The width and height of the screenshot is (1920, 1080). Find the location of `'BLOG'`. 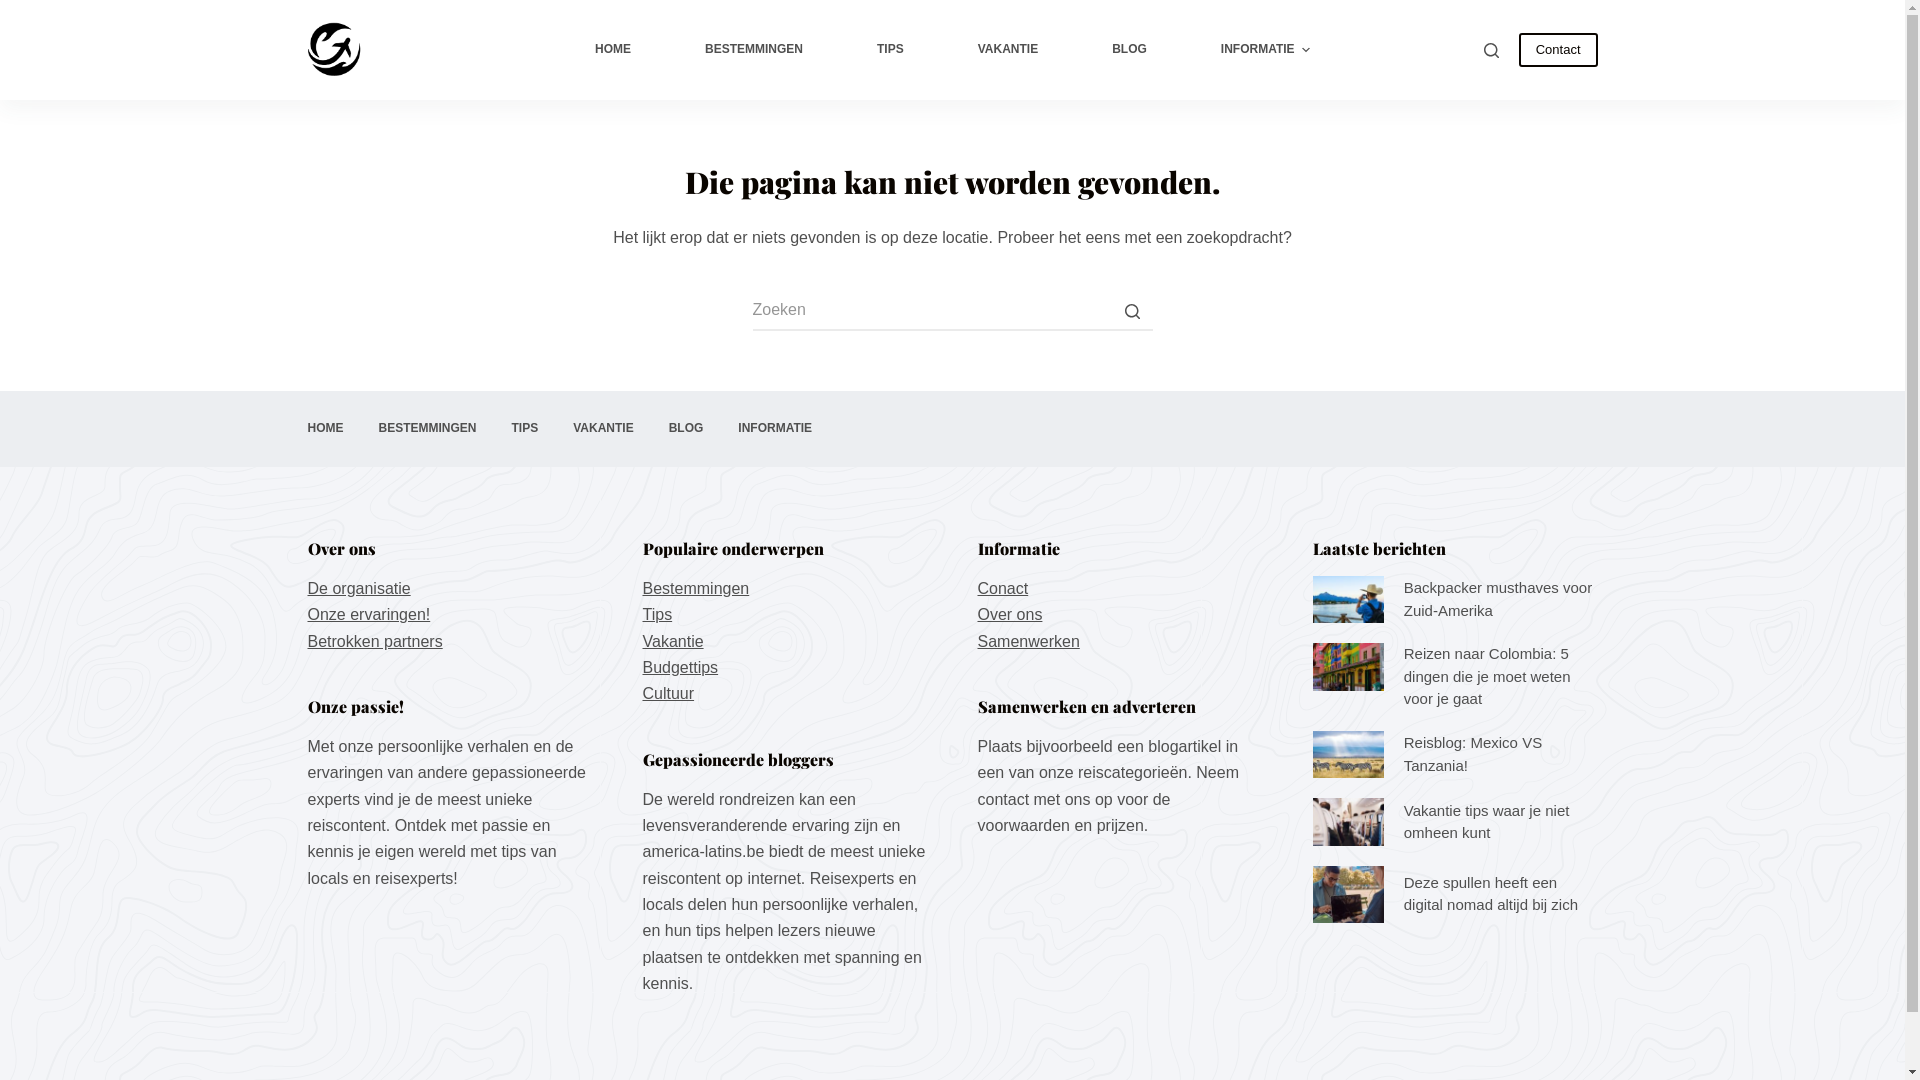

'BLOG' is located at coordinates (1129, 49).